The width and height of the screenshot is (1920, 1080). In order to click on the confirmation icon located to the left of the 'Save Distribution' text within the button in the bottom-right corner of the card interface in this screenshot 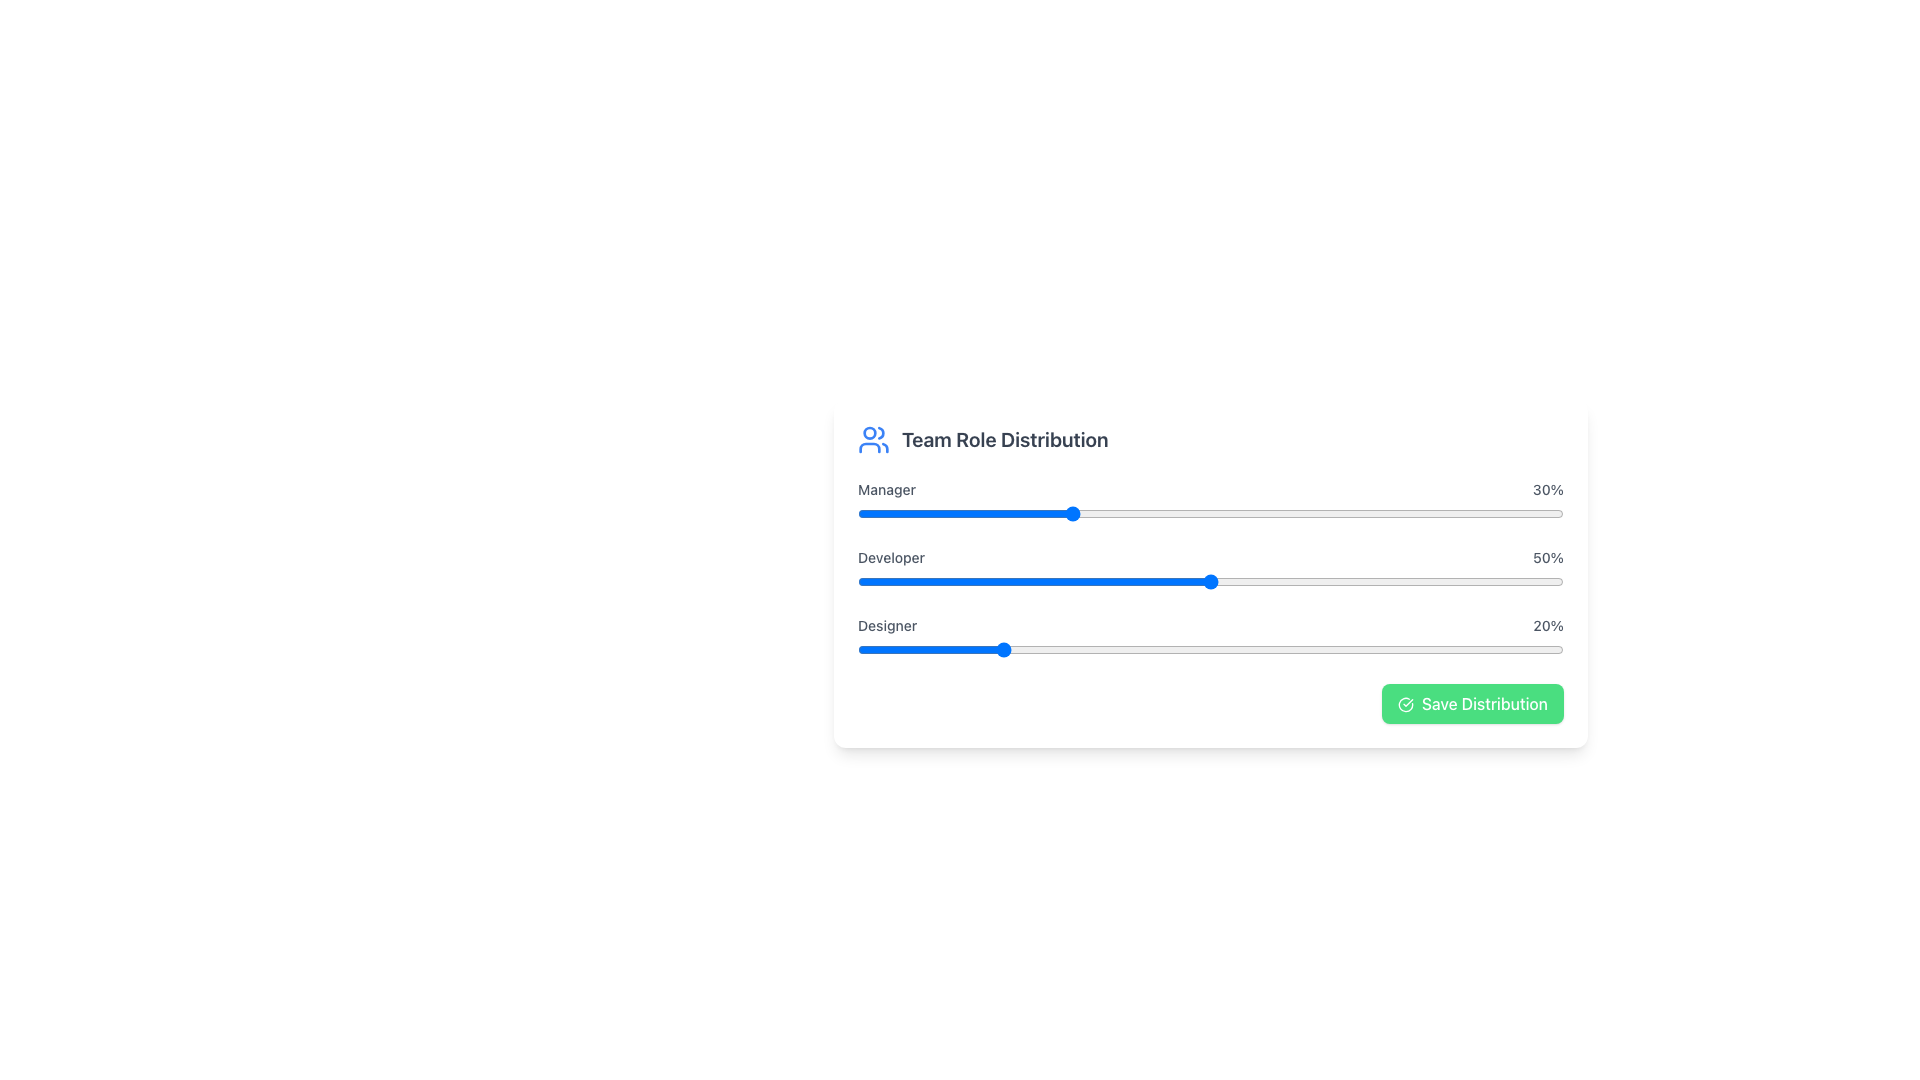, I will do `click(1404, 704)`.